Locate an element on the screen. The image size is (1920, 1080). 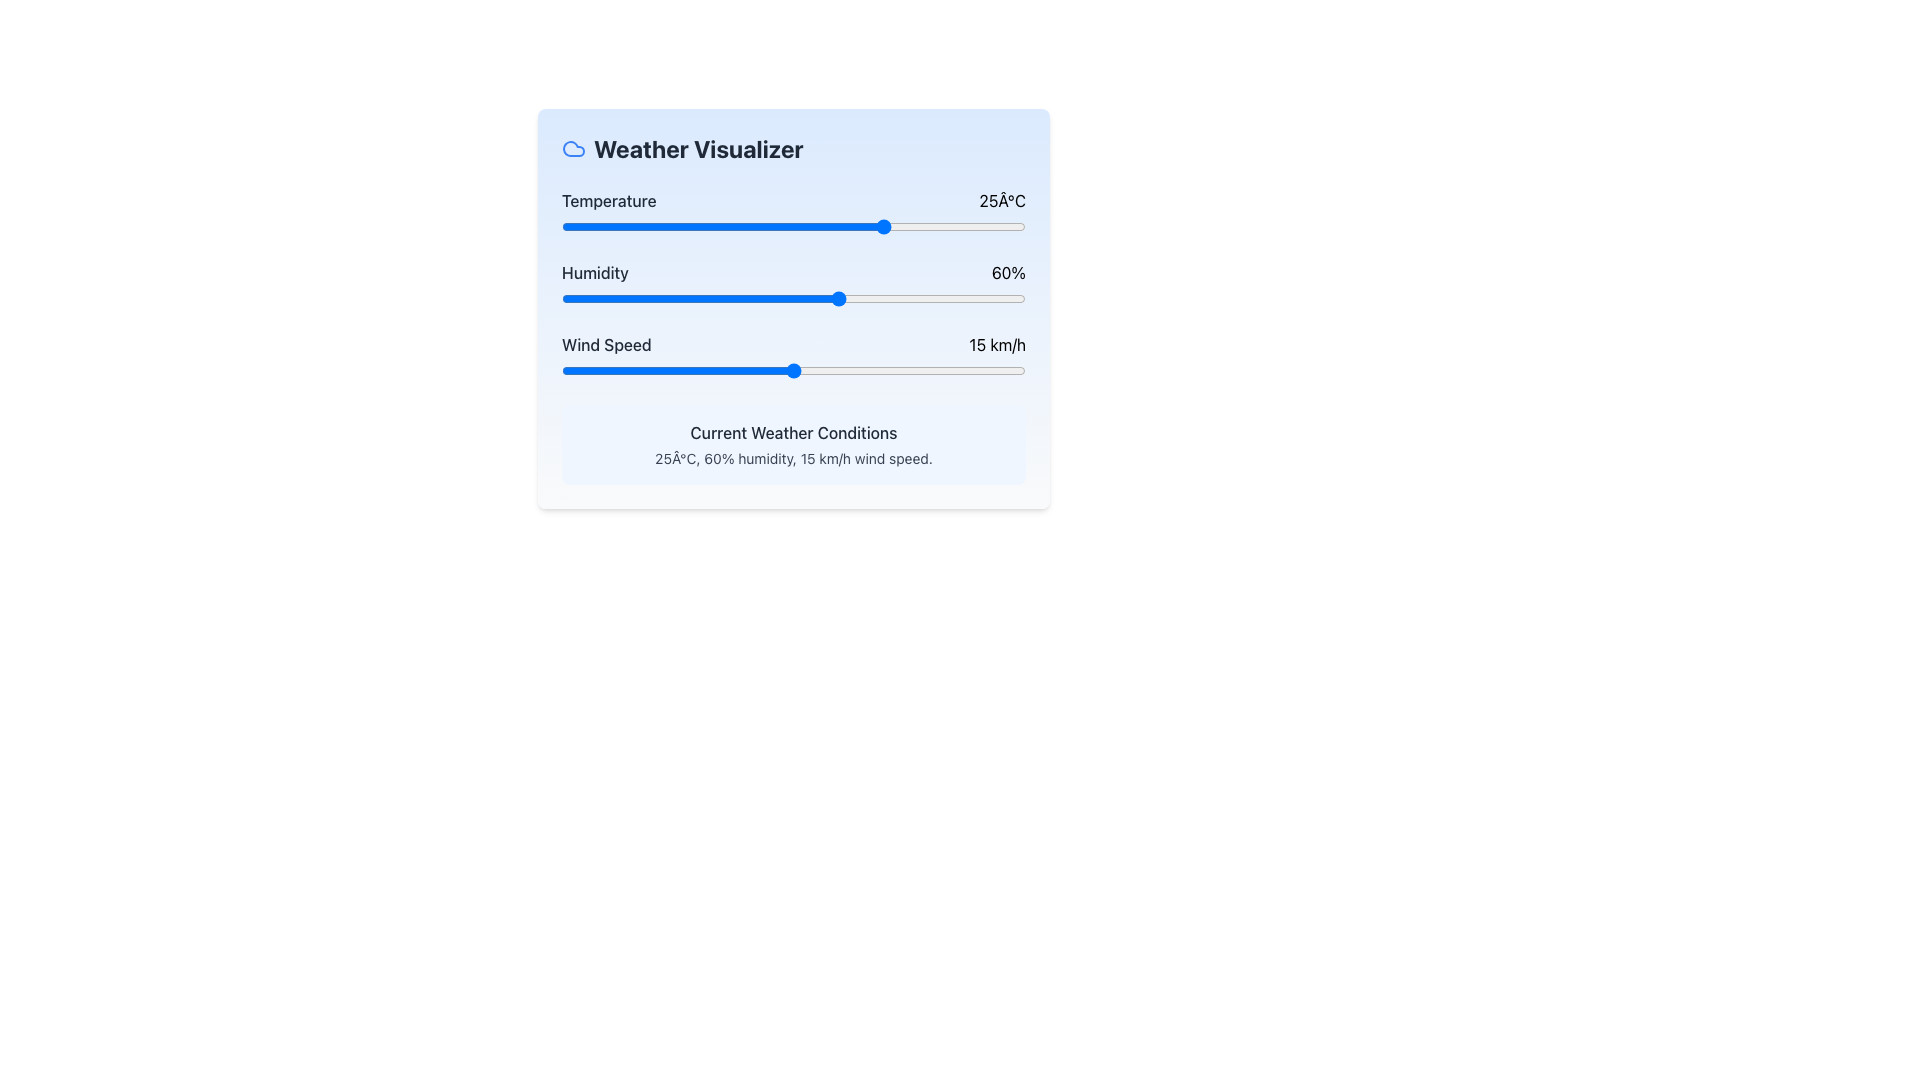
the 'Temperature' label element, which is a medium-weight, medium gray text label positioned on the left side of the weather visualization interface, aligned vertically with the temperature value on the right is located at coordinates (608, 200).